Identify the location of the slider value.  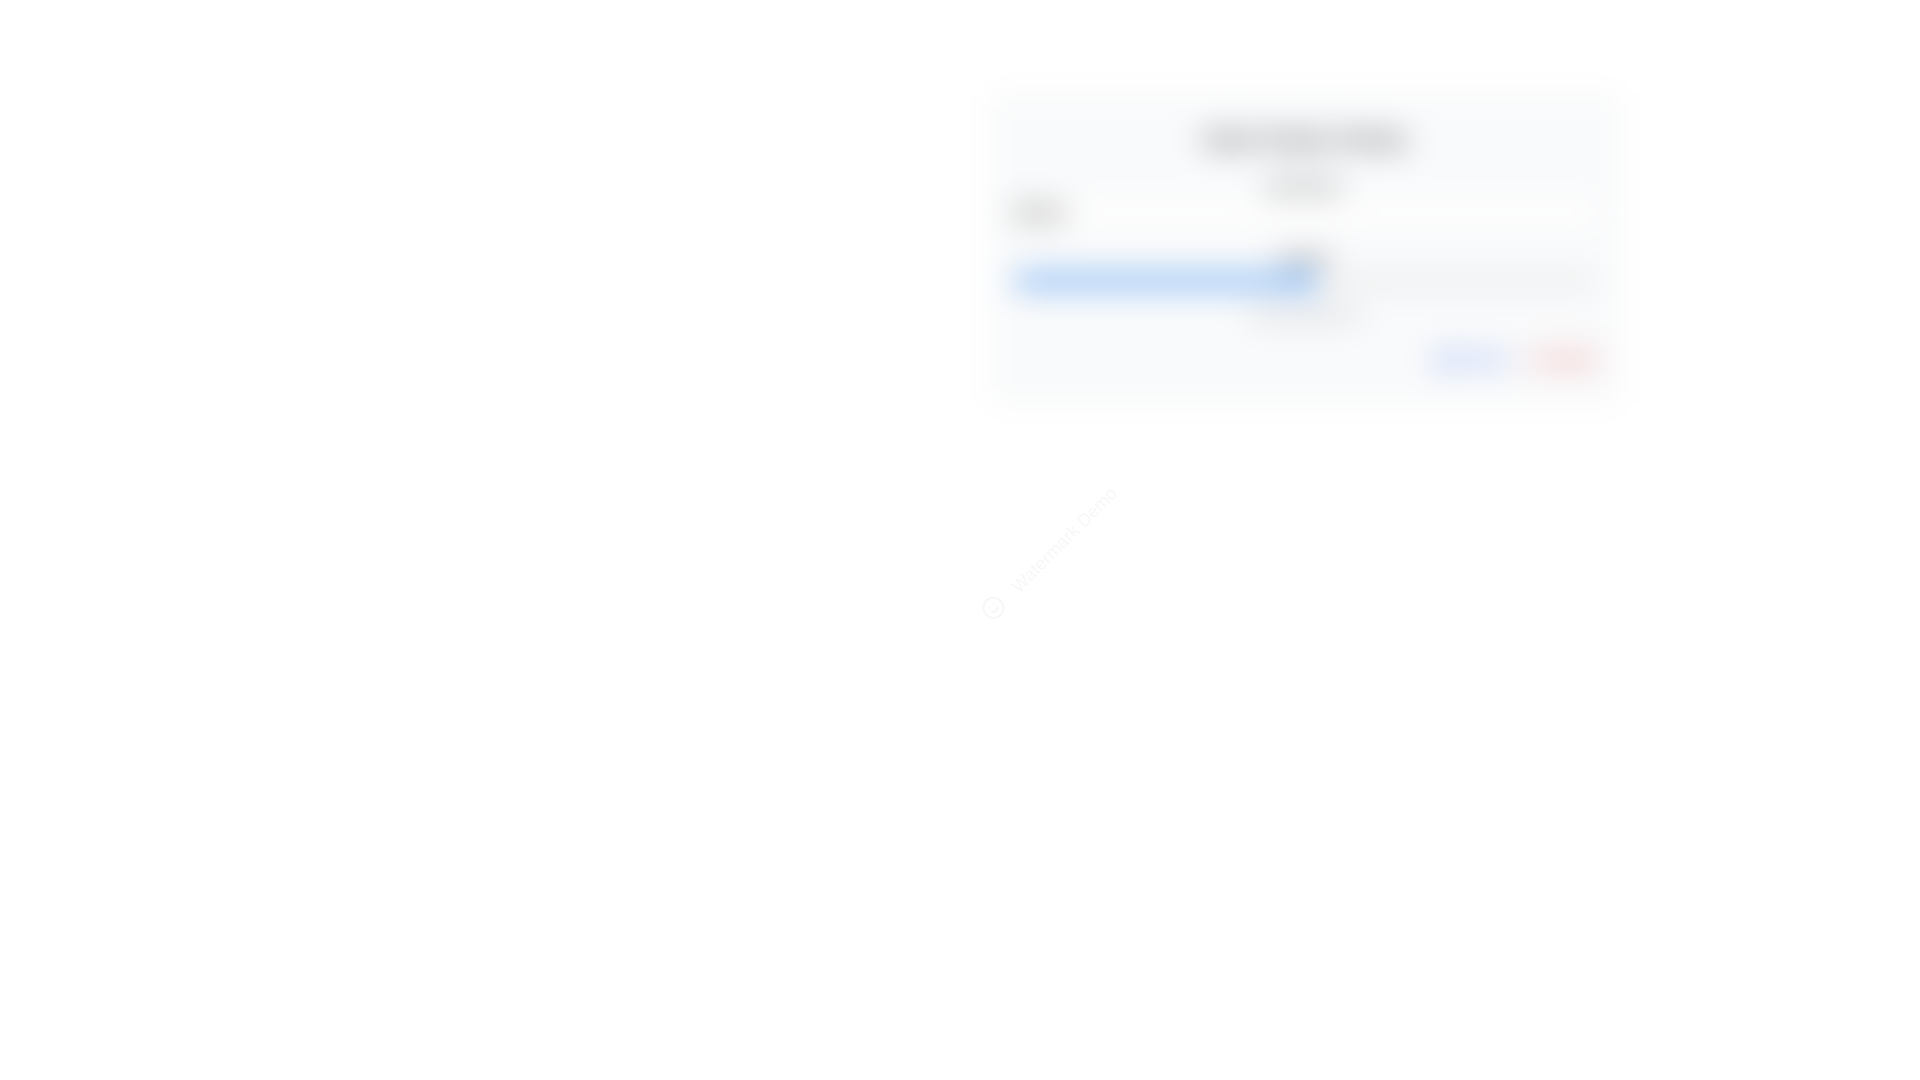
(1426, 281).